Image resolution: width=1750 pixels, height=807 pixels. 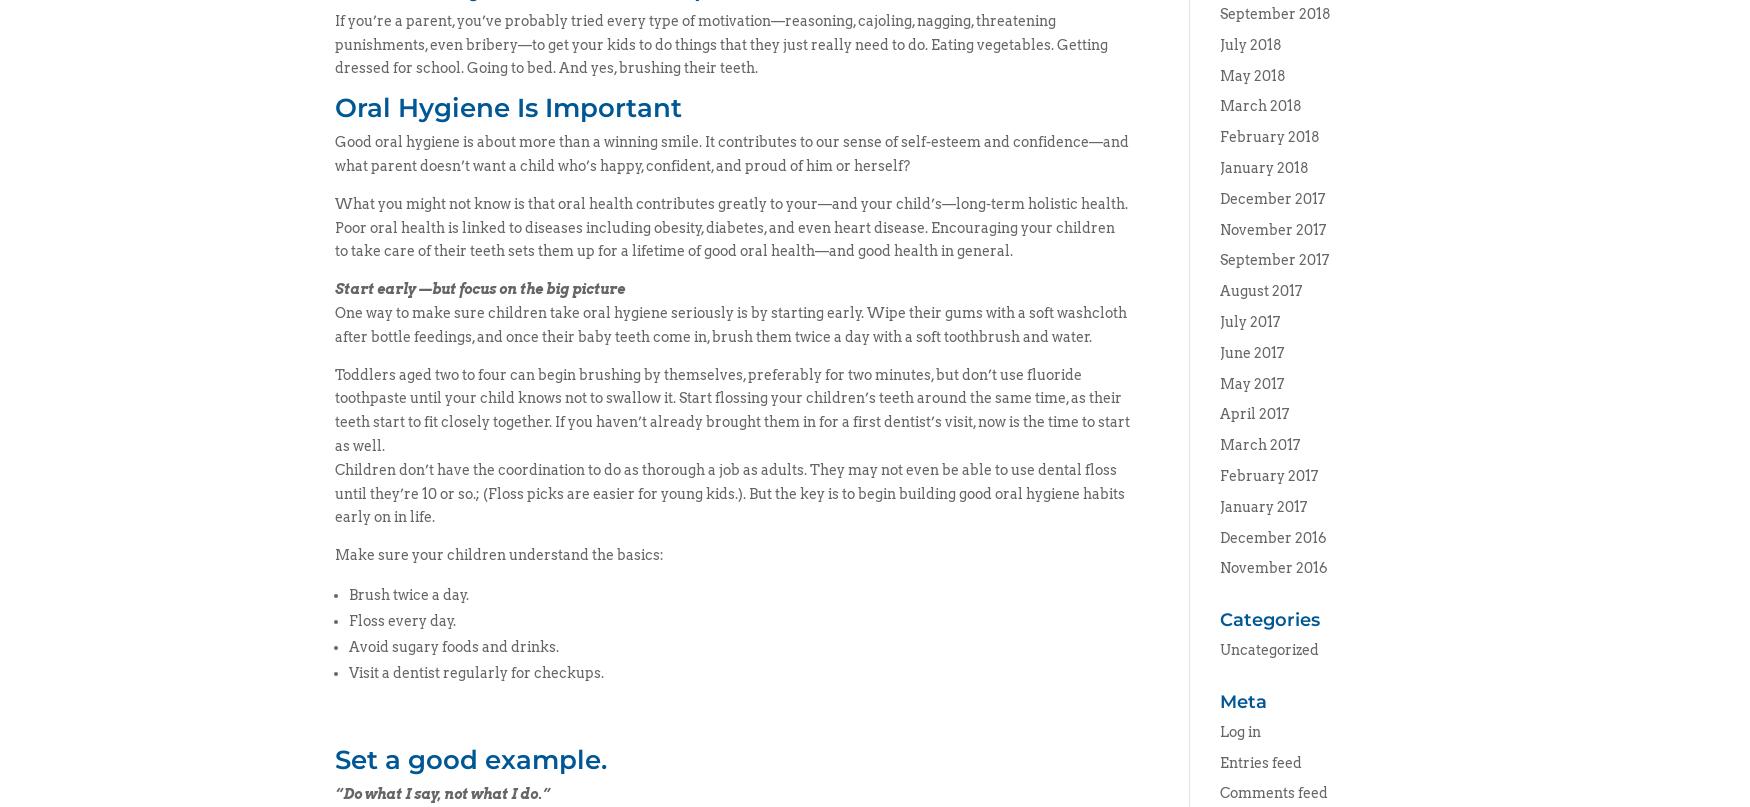 I want to click on 'Categories', so click(x=1267, y=619).